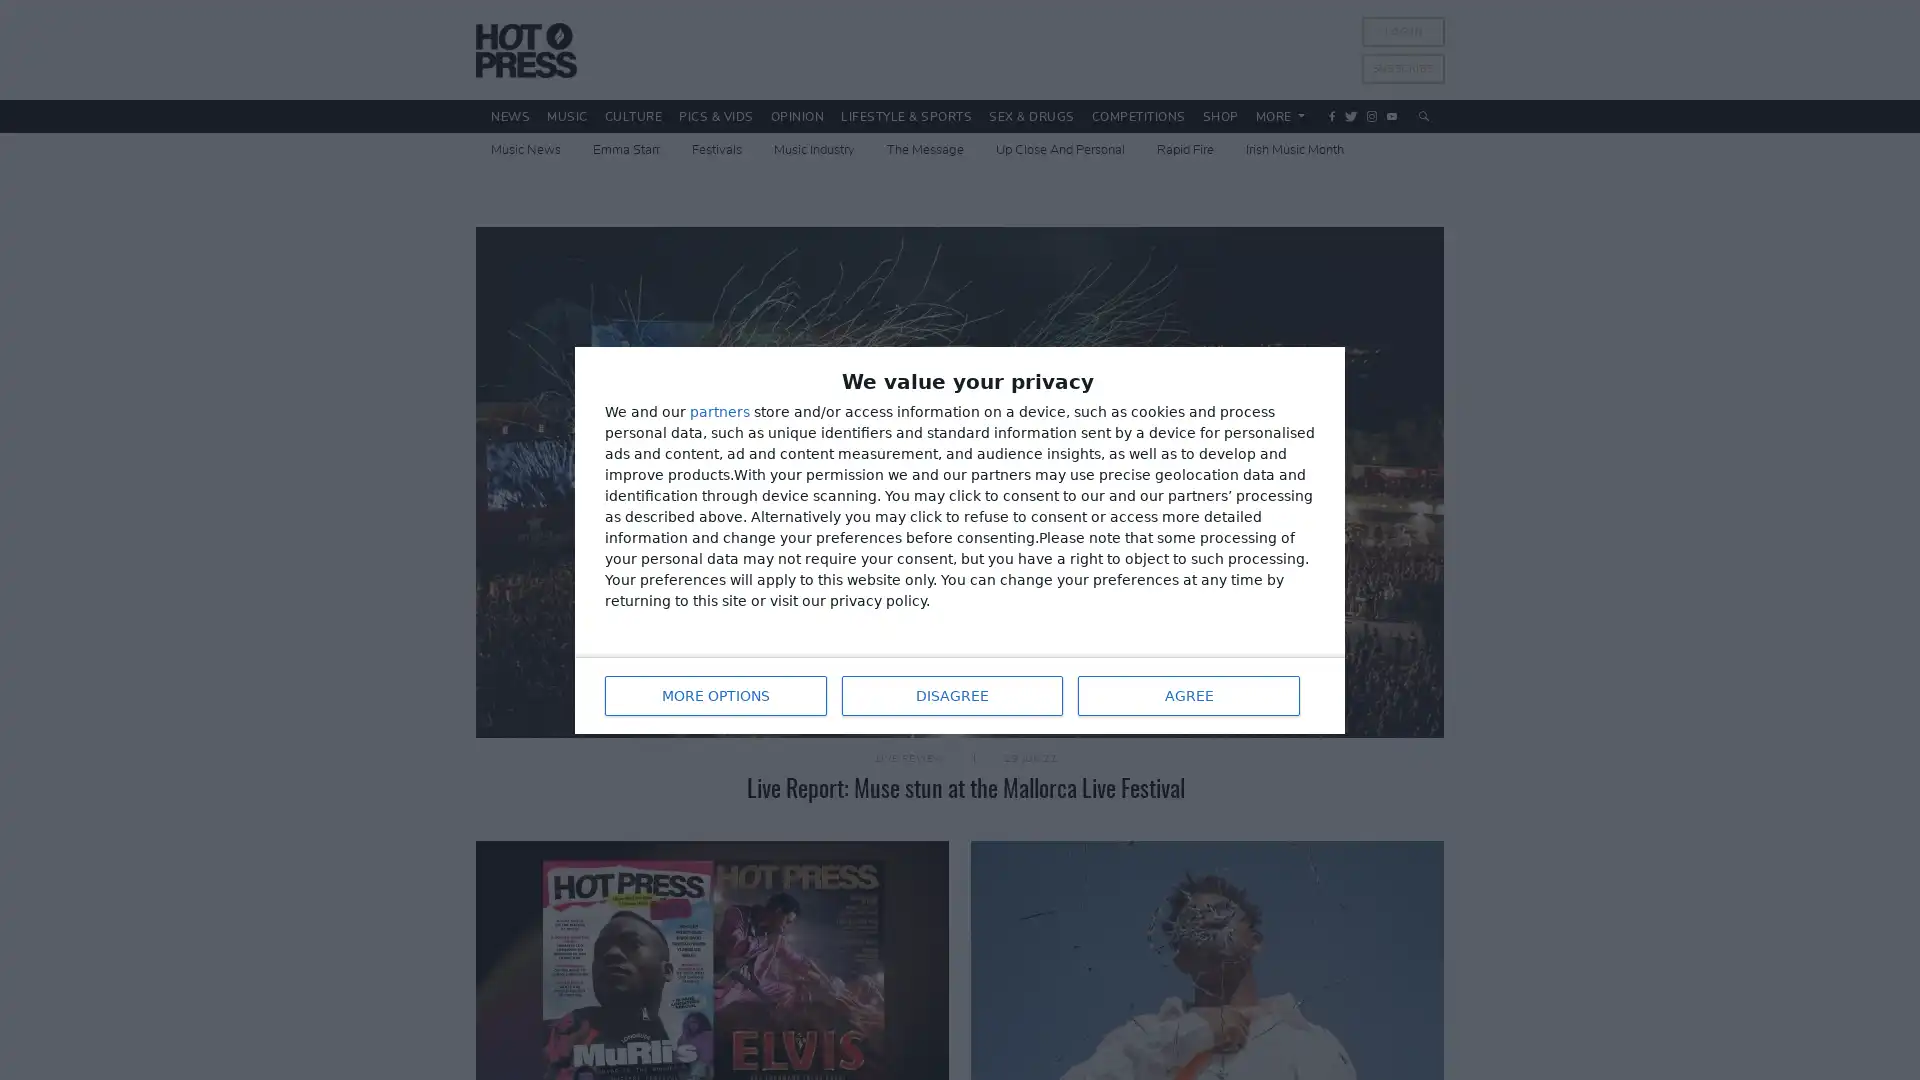 The height and width of the screenshot is (1080, 1920). I want to click on partners, so click(720, 410).